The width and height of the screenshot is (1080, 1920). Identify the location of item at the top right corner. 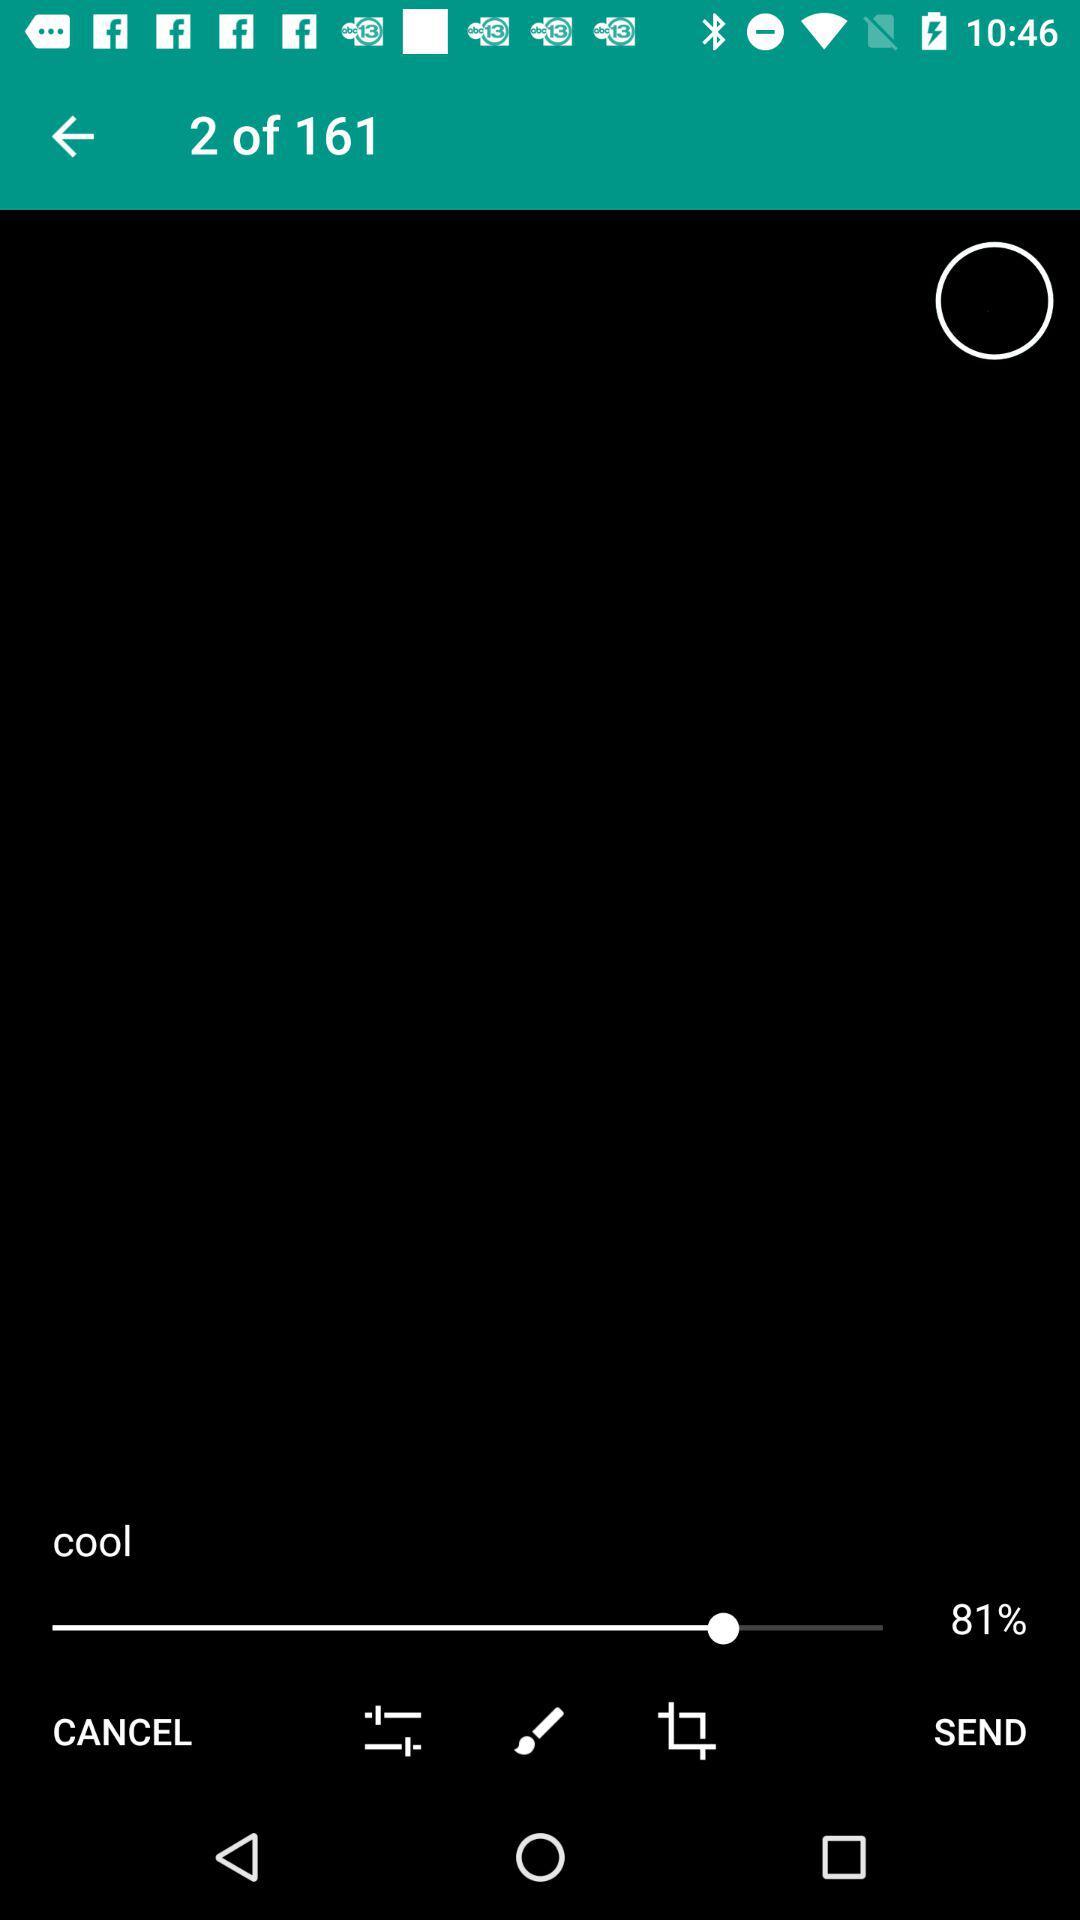
(994, 299).